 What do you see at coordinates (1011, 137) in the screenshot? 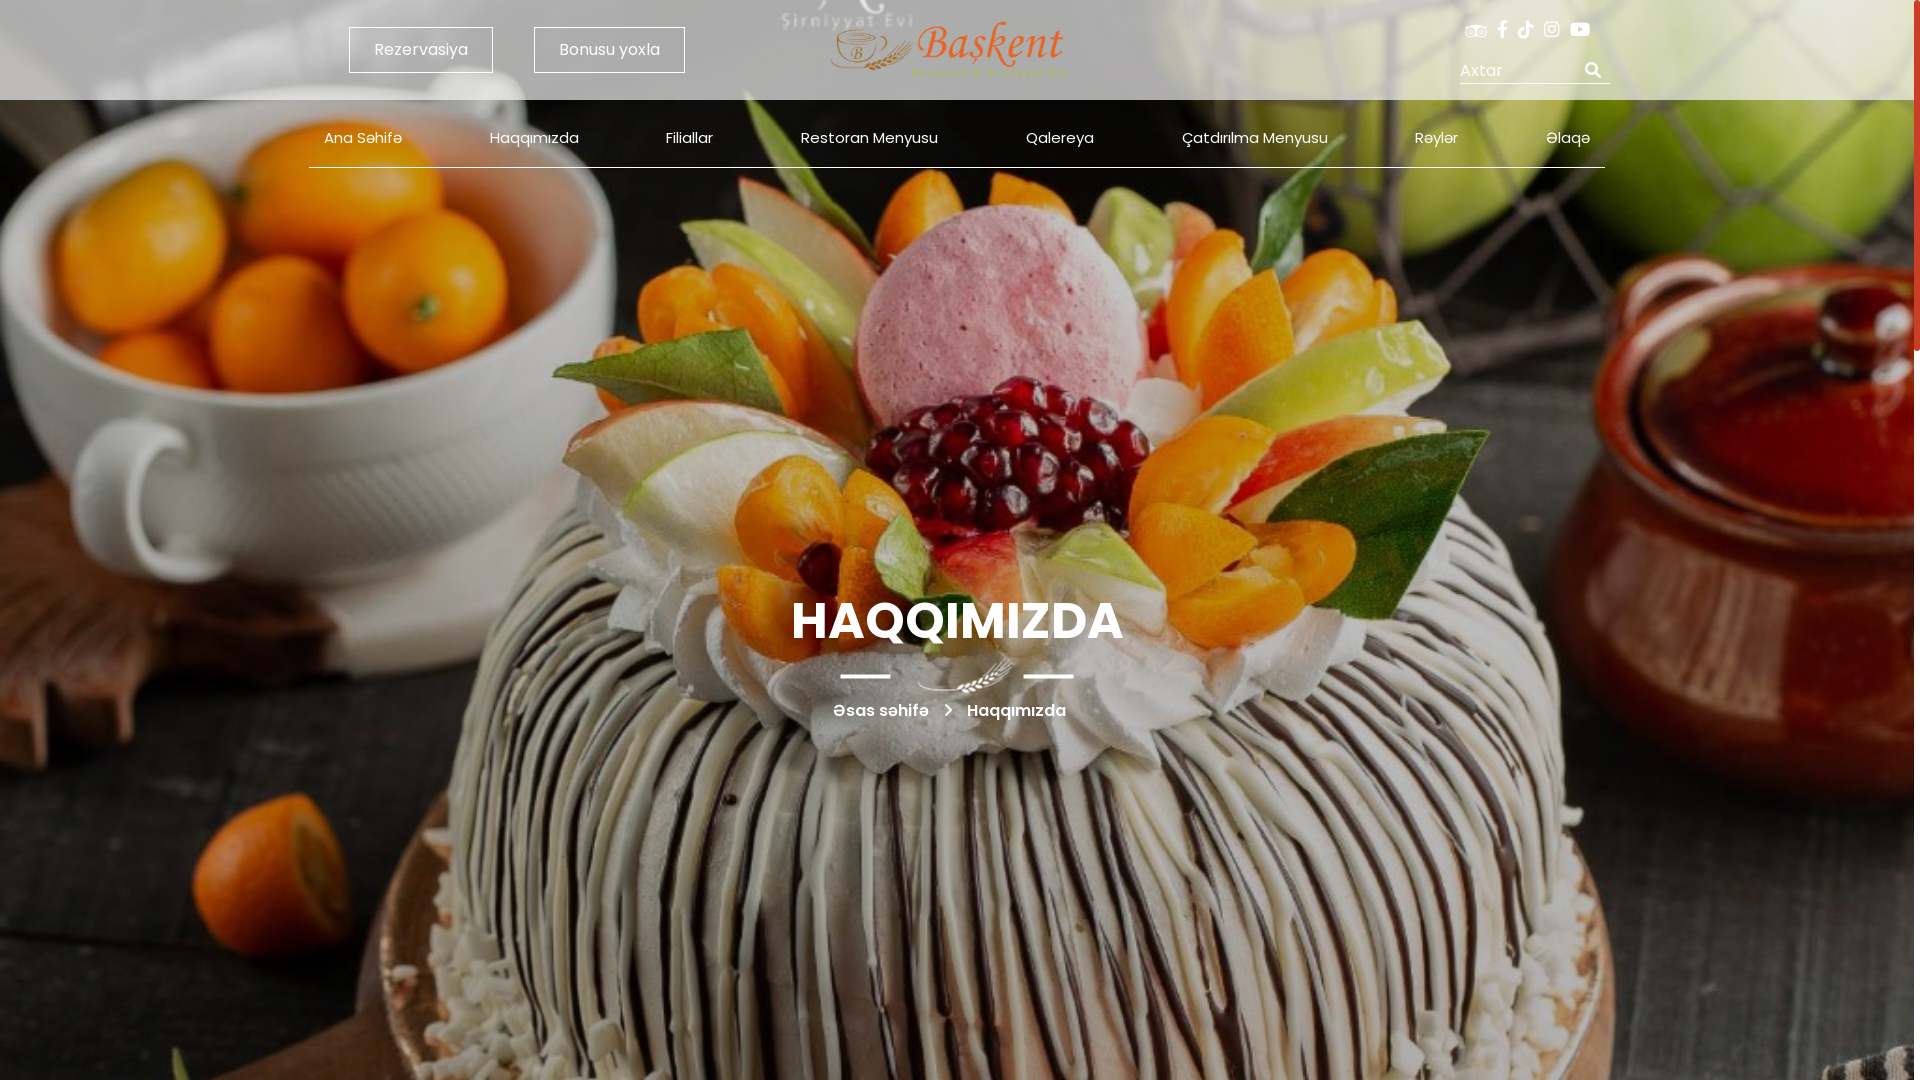
I see `'Qalereya'` at bounding box center [1011, 137].